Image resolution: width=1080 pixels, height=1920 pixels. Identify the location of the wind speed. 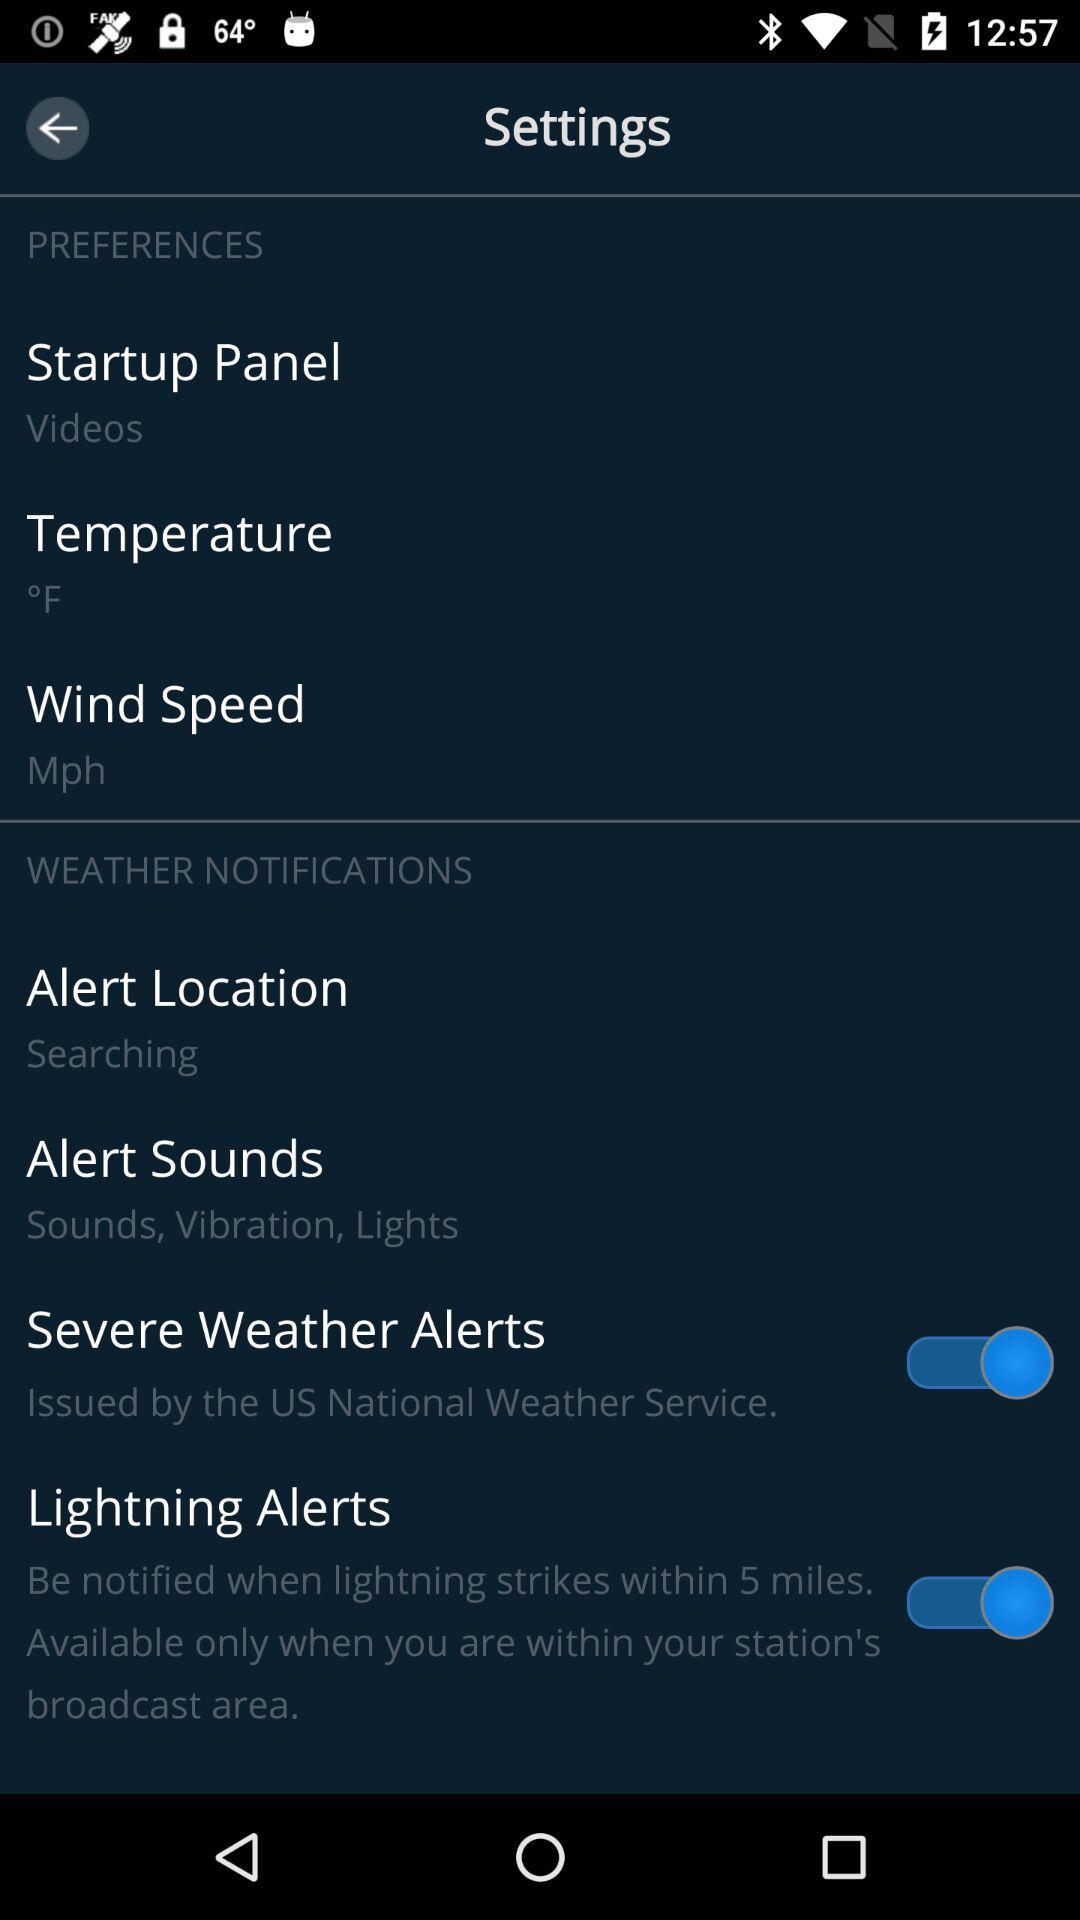
(540, 733).